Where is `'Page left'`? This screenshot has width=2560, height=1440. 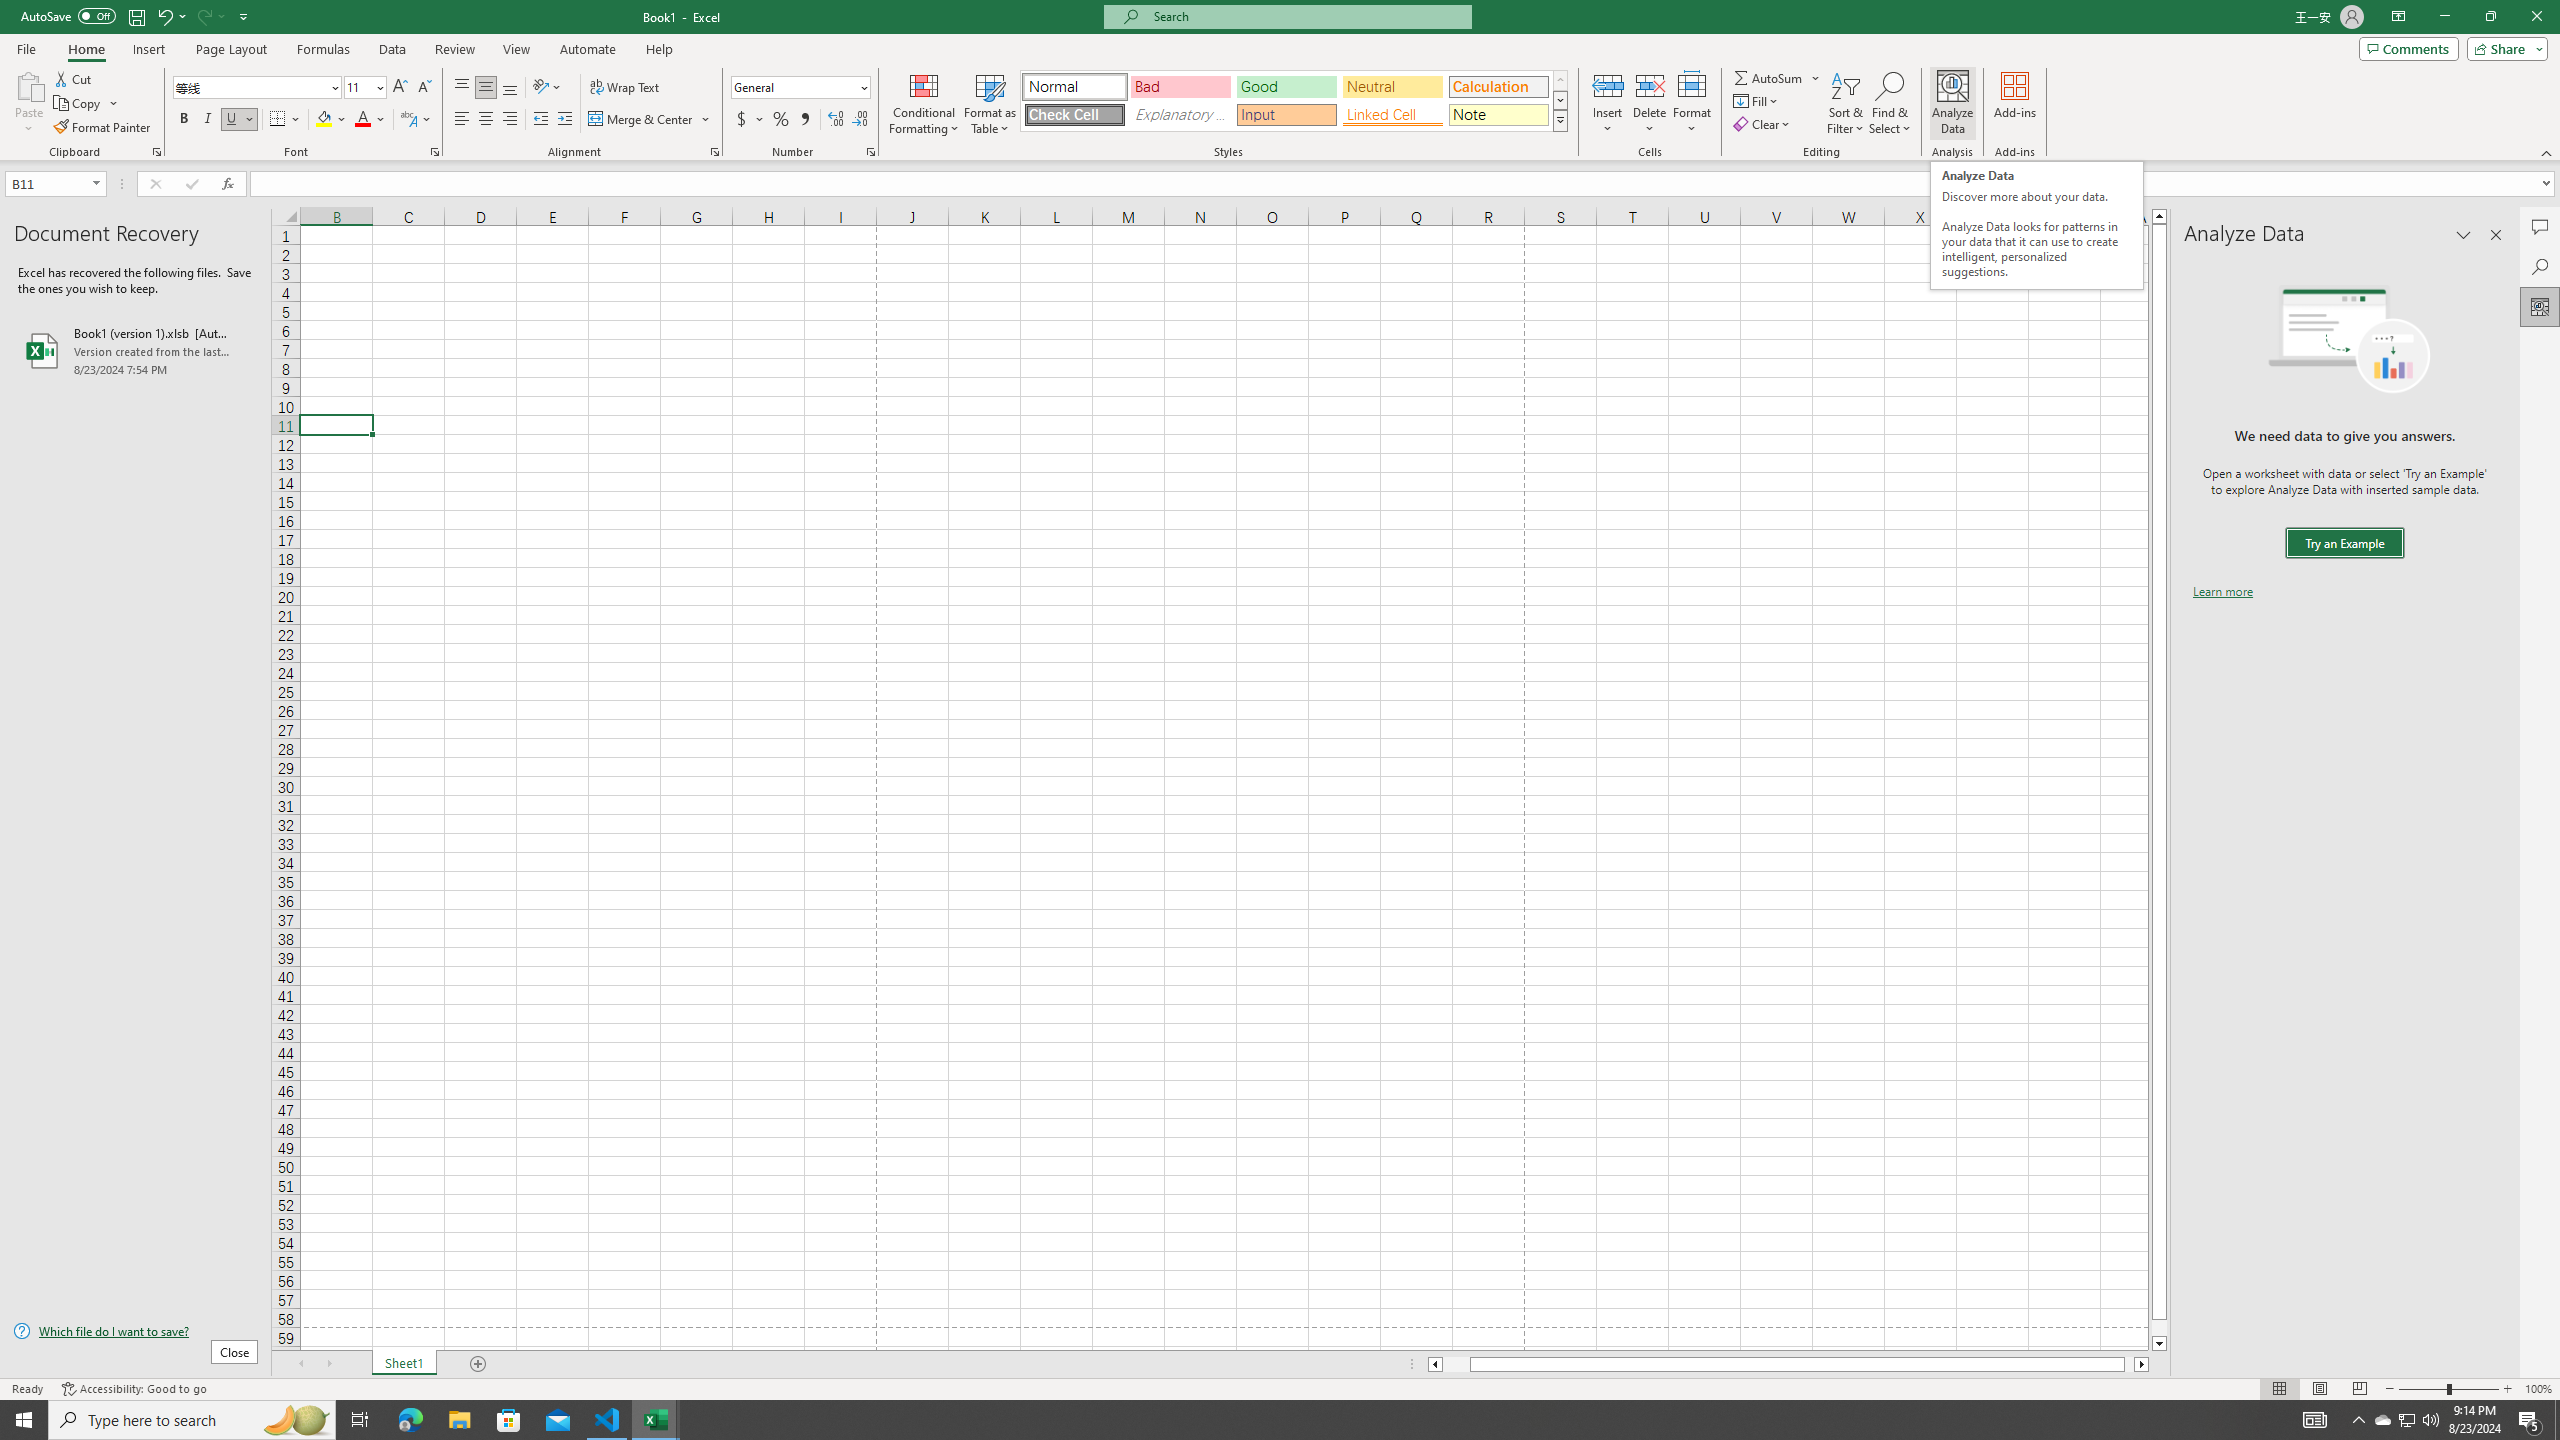
'Page left' is located at coordinates (1455, 1363).